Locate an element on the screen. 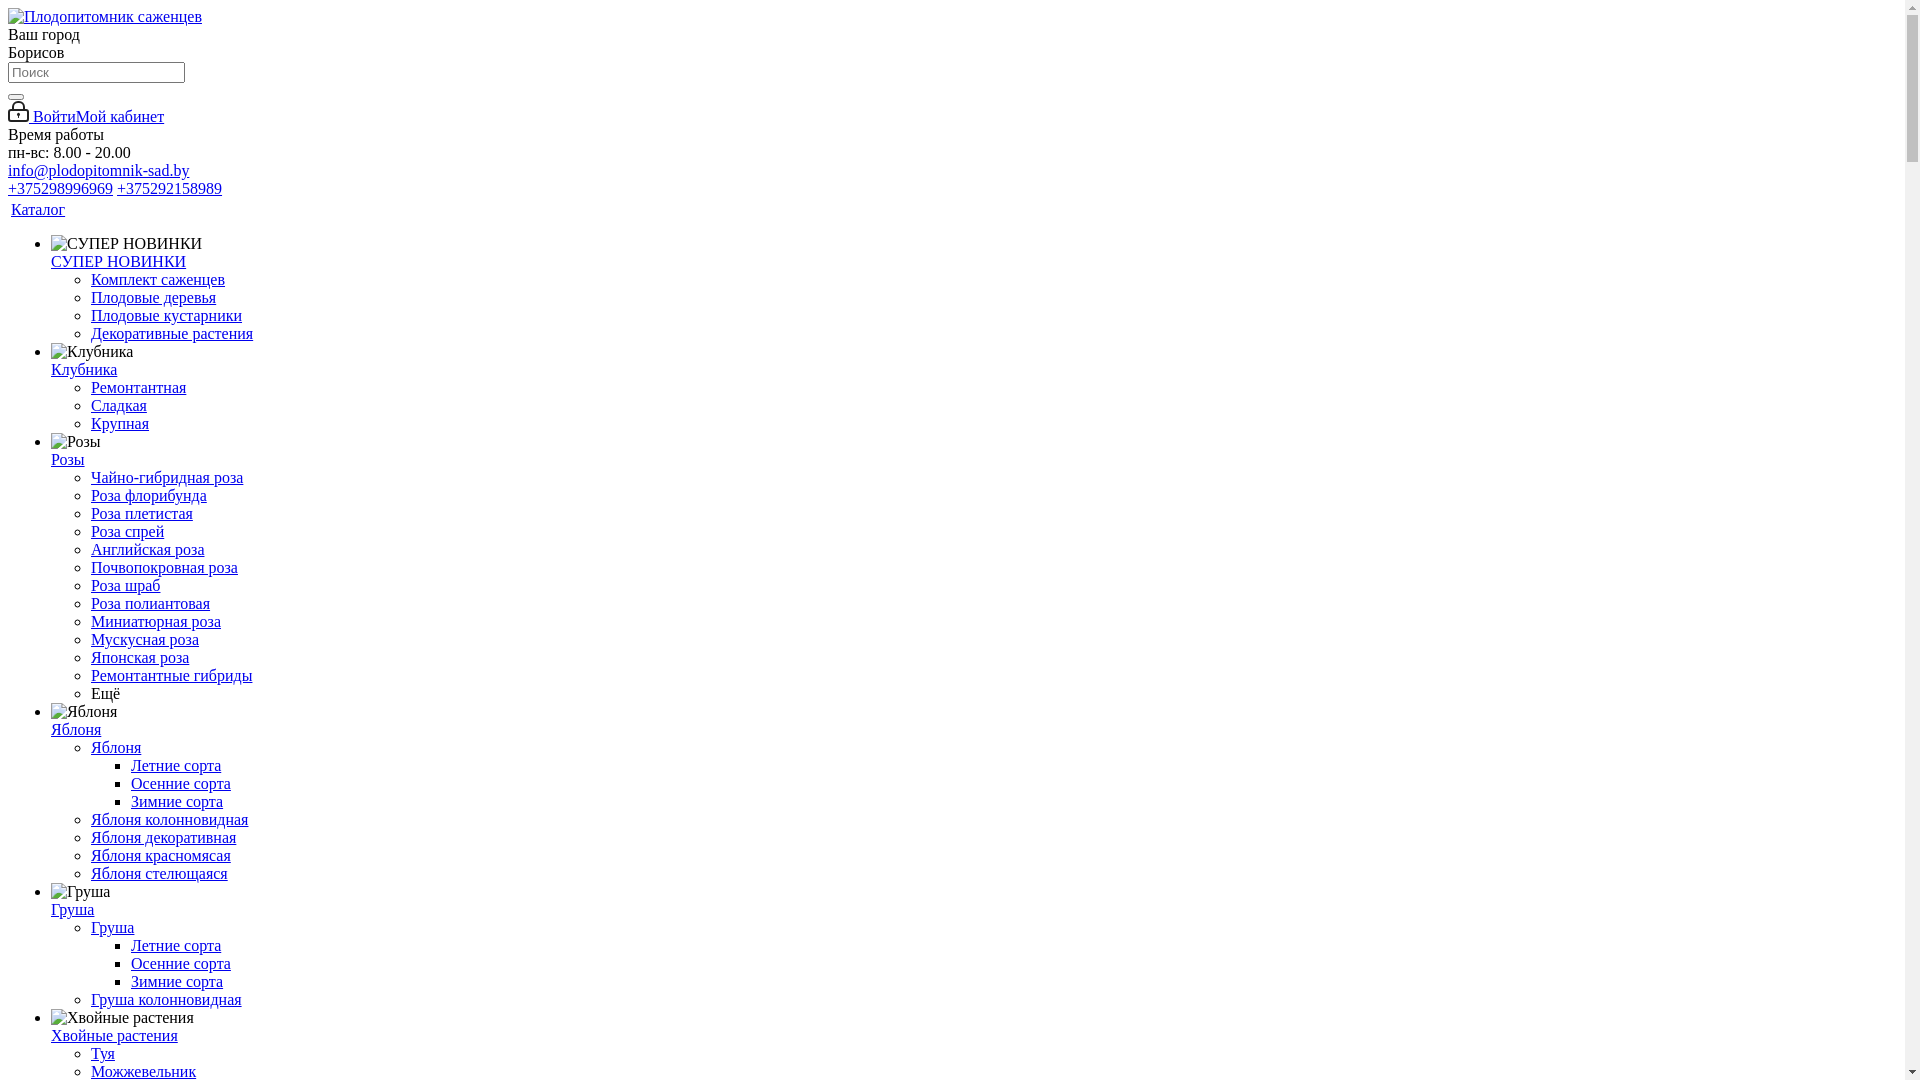 The image size is (1920, 1080). 'info@plodopitomnik-sad.by' is located at coordinates (97, 169).